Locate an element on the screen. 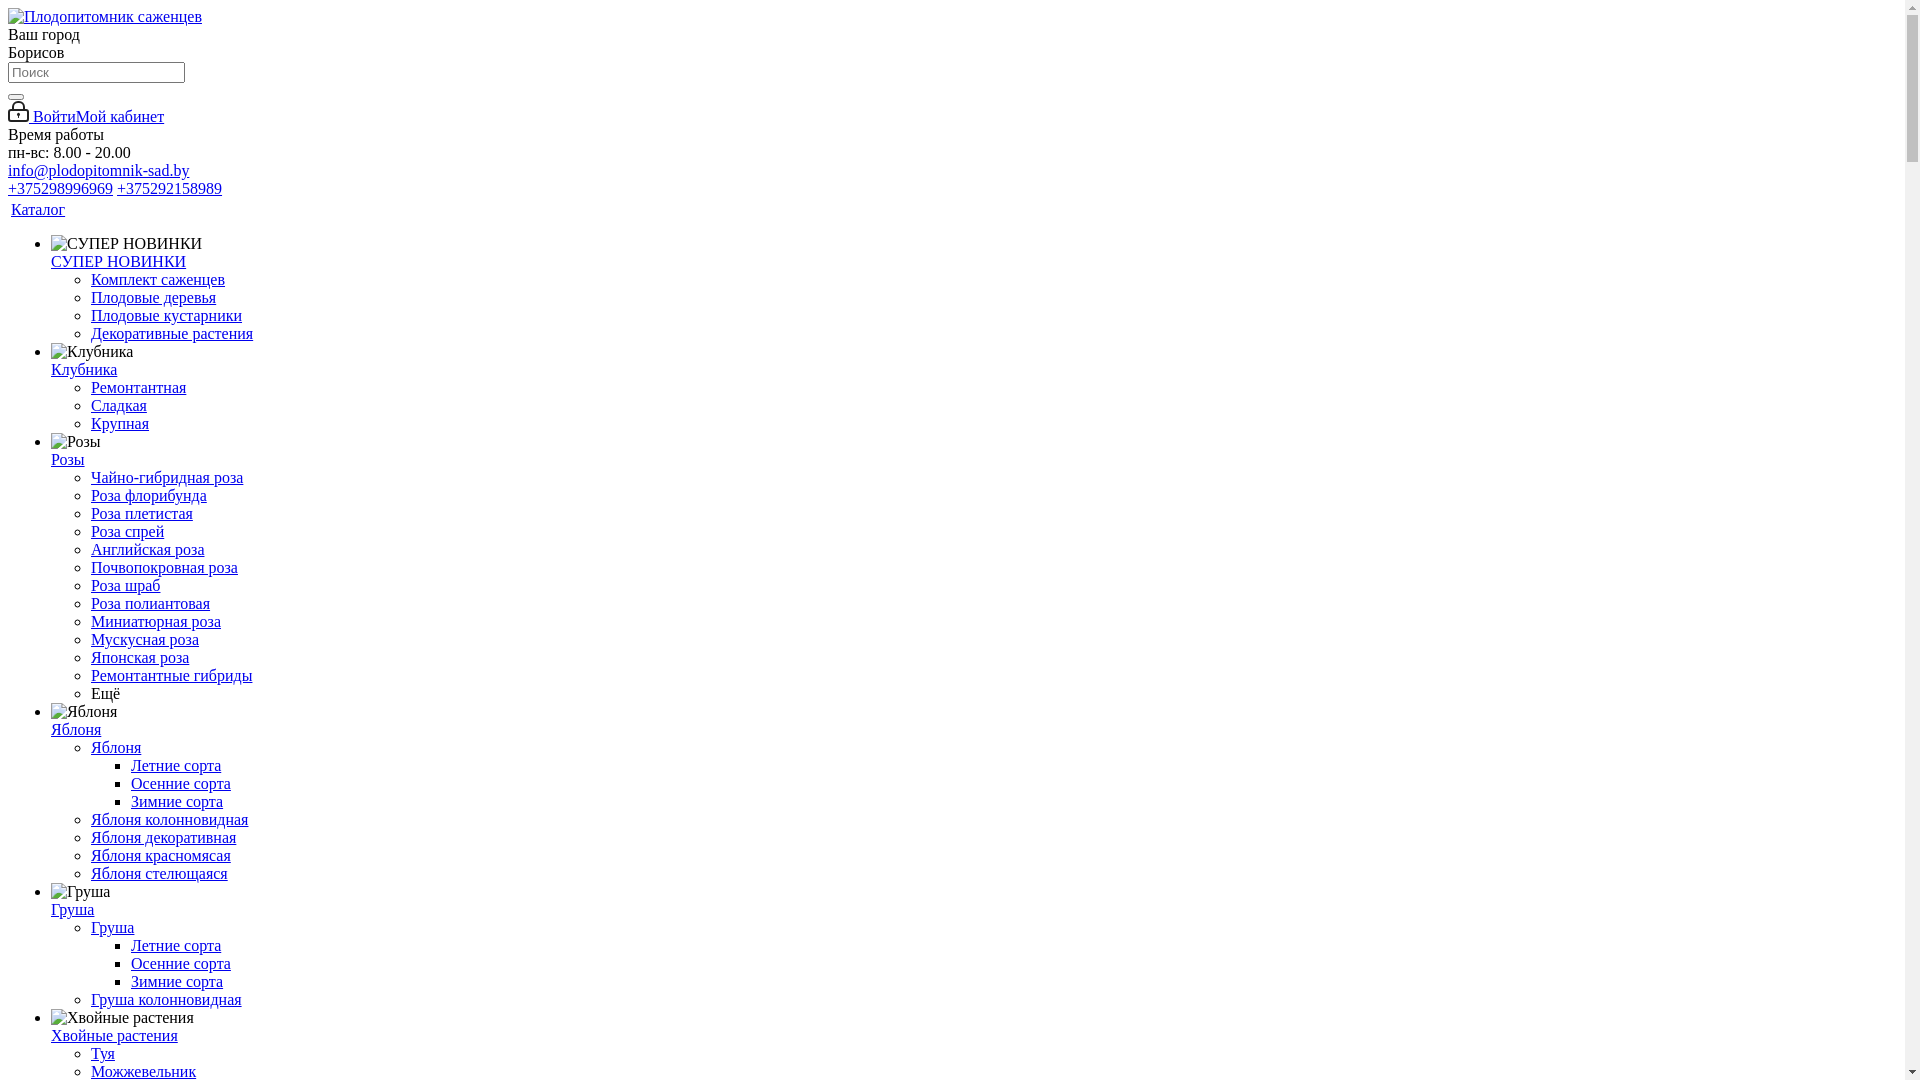 The image size is (1920, 1080). 'info@plodopitomnik-sad.by' is located at coordinates (97, 169).